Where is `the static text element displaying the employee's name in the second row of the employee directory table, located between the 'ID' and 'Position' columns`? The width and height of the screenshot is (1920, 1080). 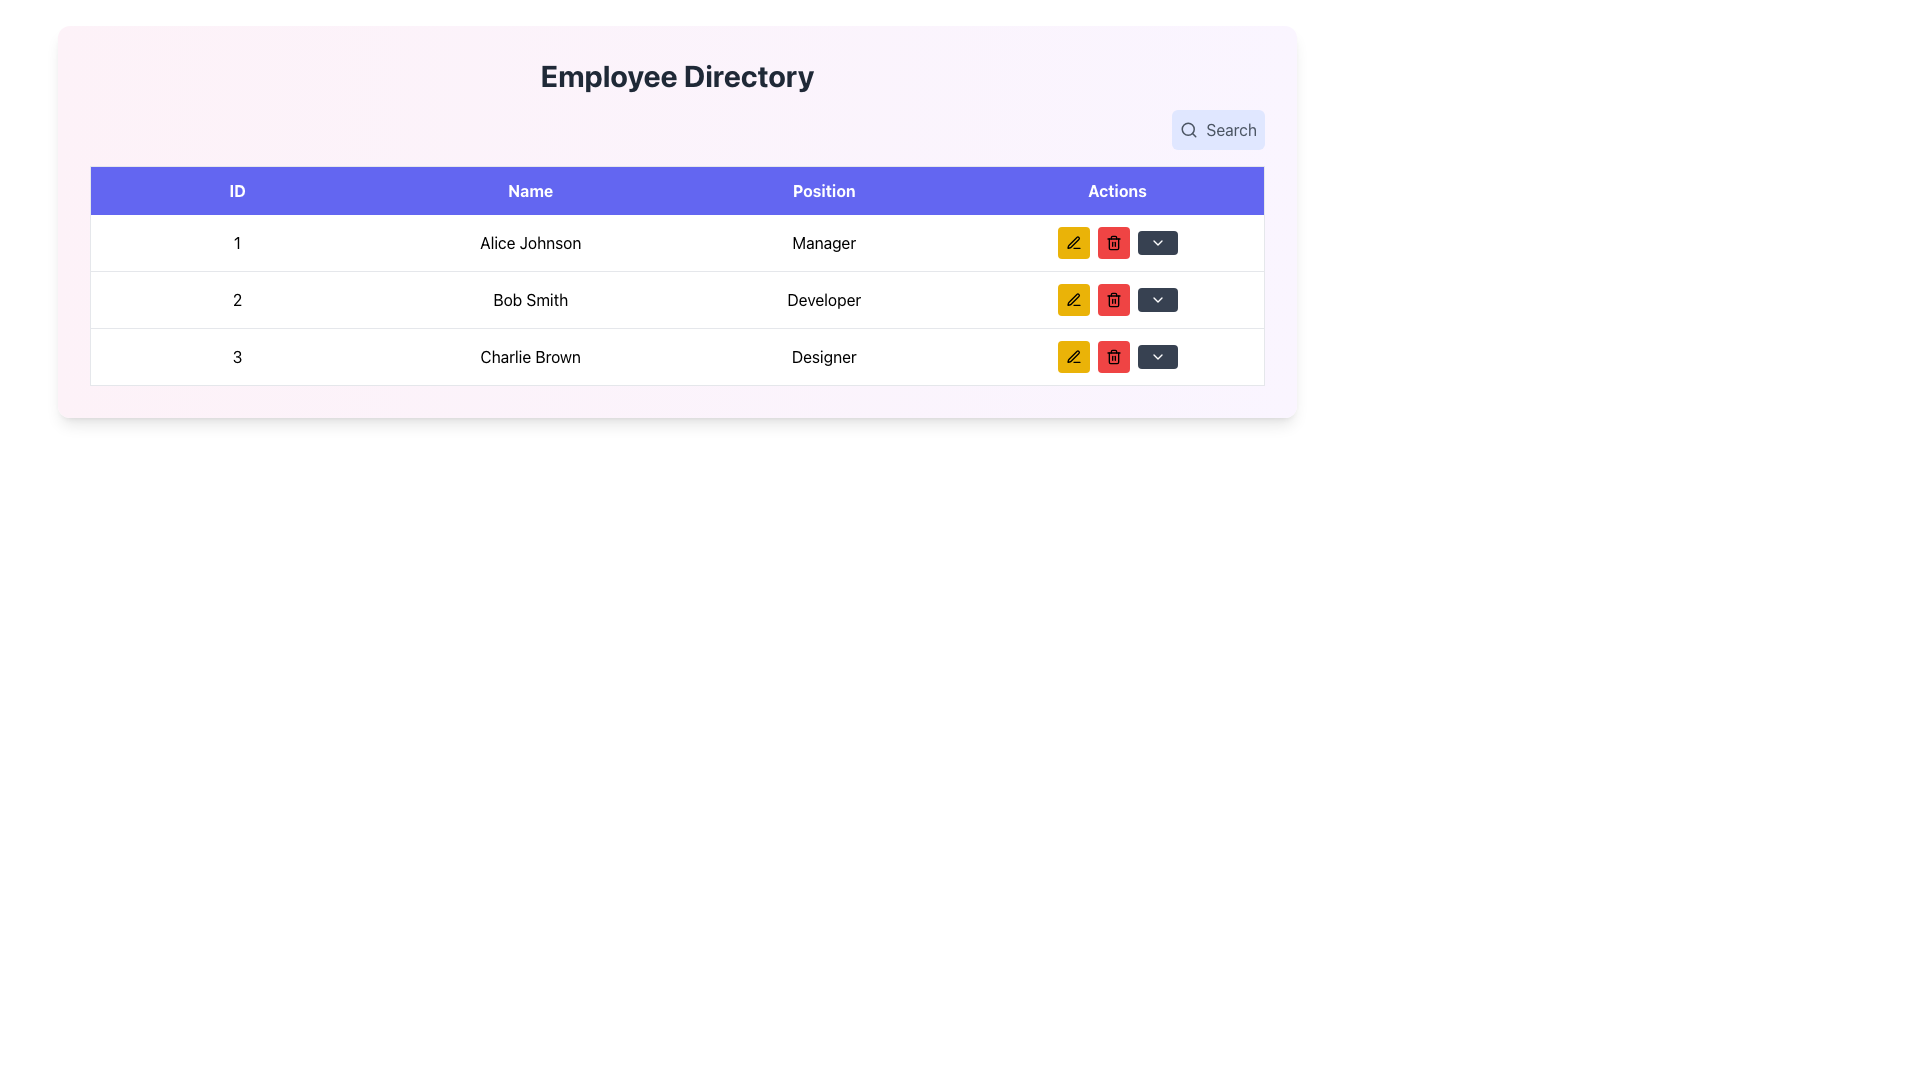
the static text element displaying the employee's name in the second row of the employee directory table, located between the 'ID' and 'Position' columns is located at coordinates (530, 300).